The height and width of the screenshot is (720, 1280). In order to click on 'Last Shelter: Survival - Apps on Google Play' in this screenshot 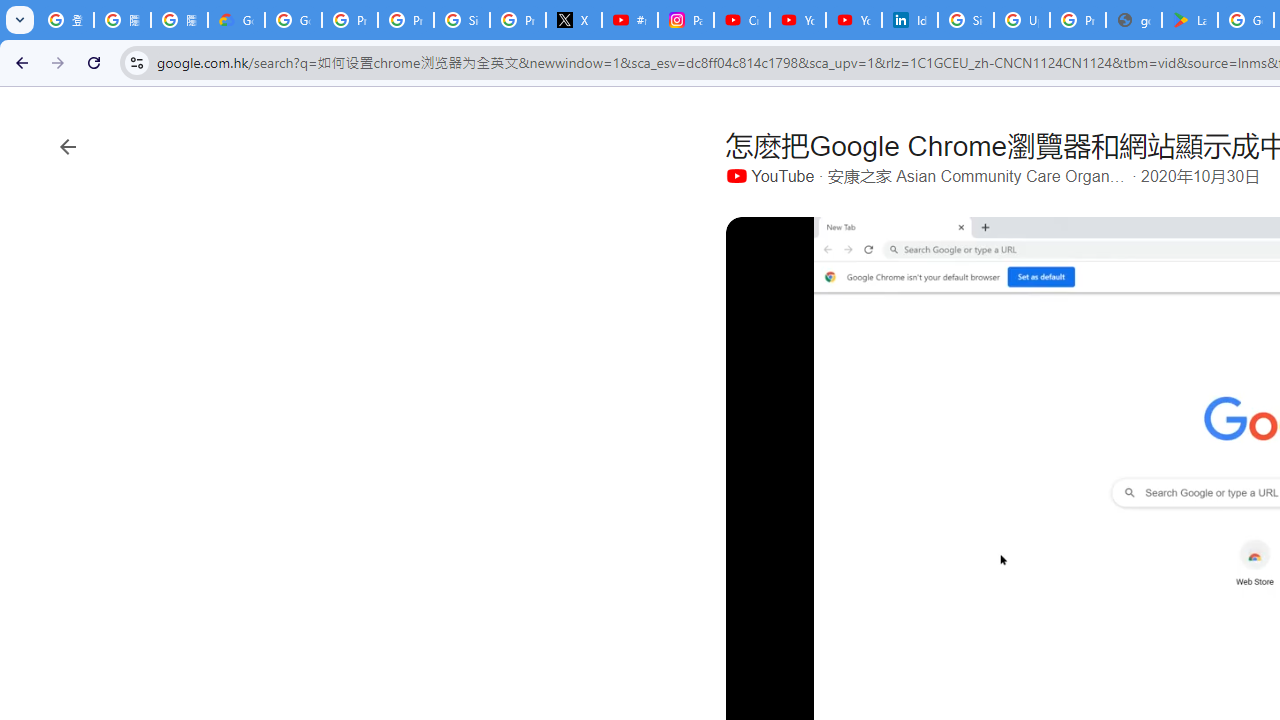, I will do `click(1190, 20)`.